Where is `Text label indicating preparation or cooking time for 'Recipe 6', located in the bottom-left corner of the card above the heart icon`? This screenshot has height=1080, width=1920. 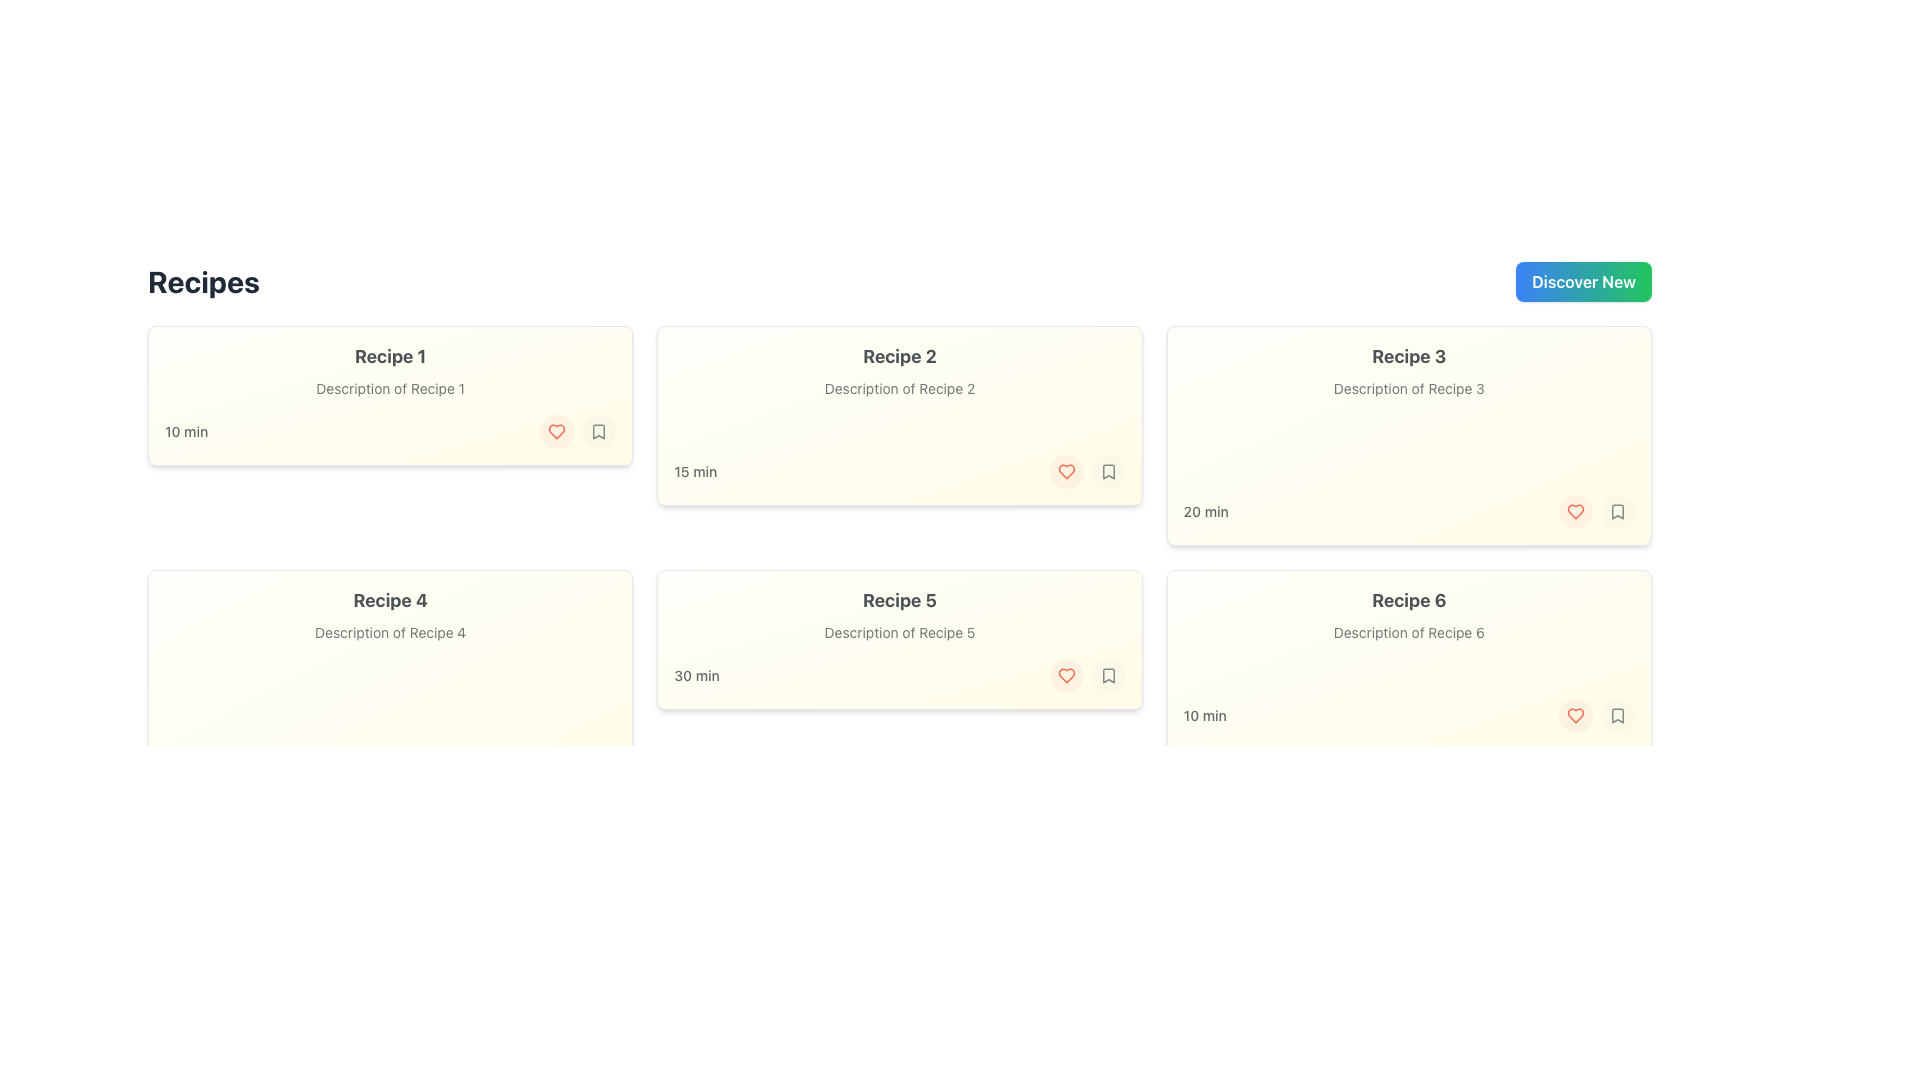
Text label indicating preparation or cooking time for 'Recipe 6', located in the bottom-left corner of the card above the heart icon is located at coordinates (1204, 715).